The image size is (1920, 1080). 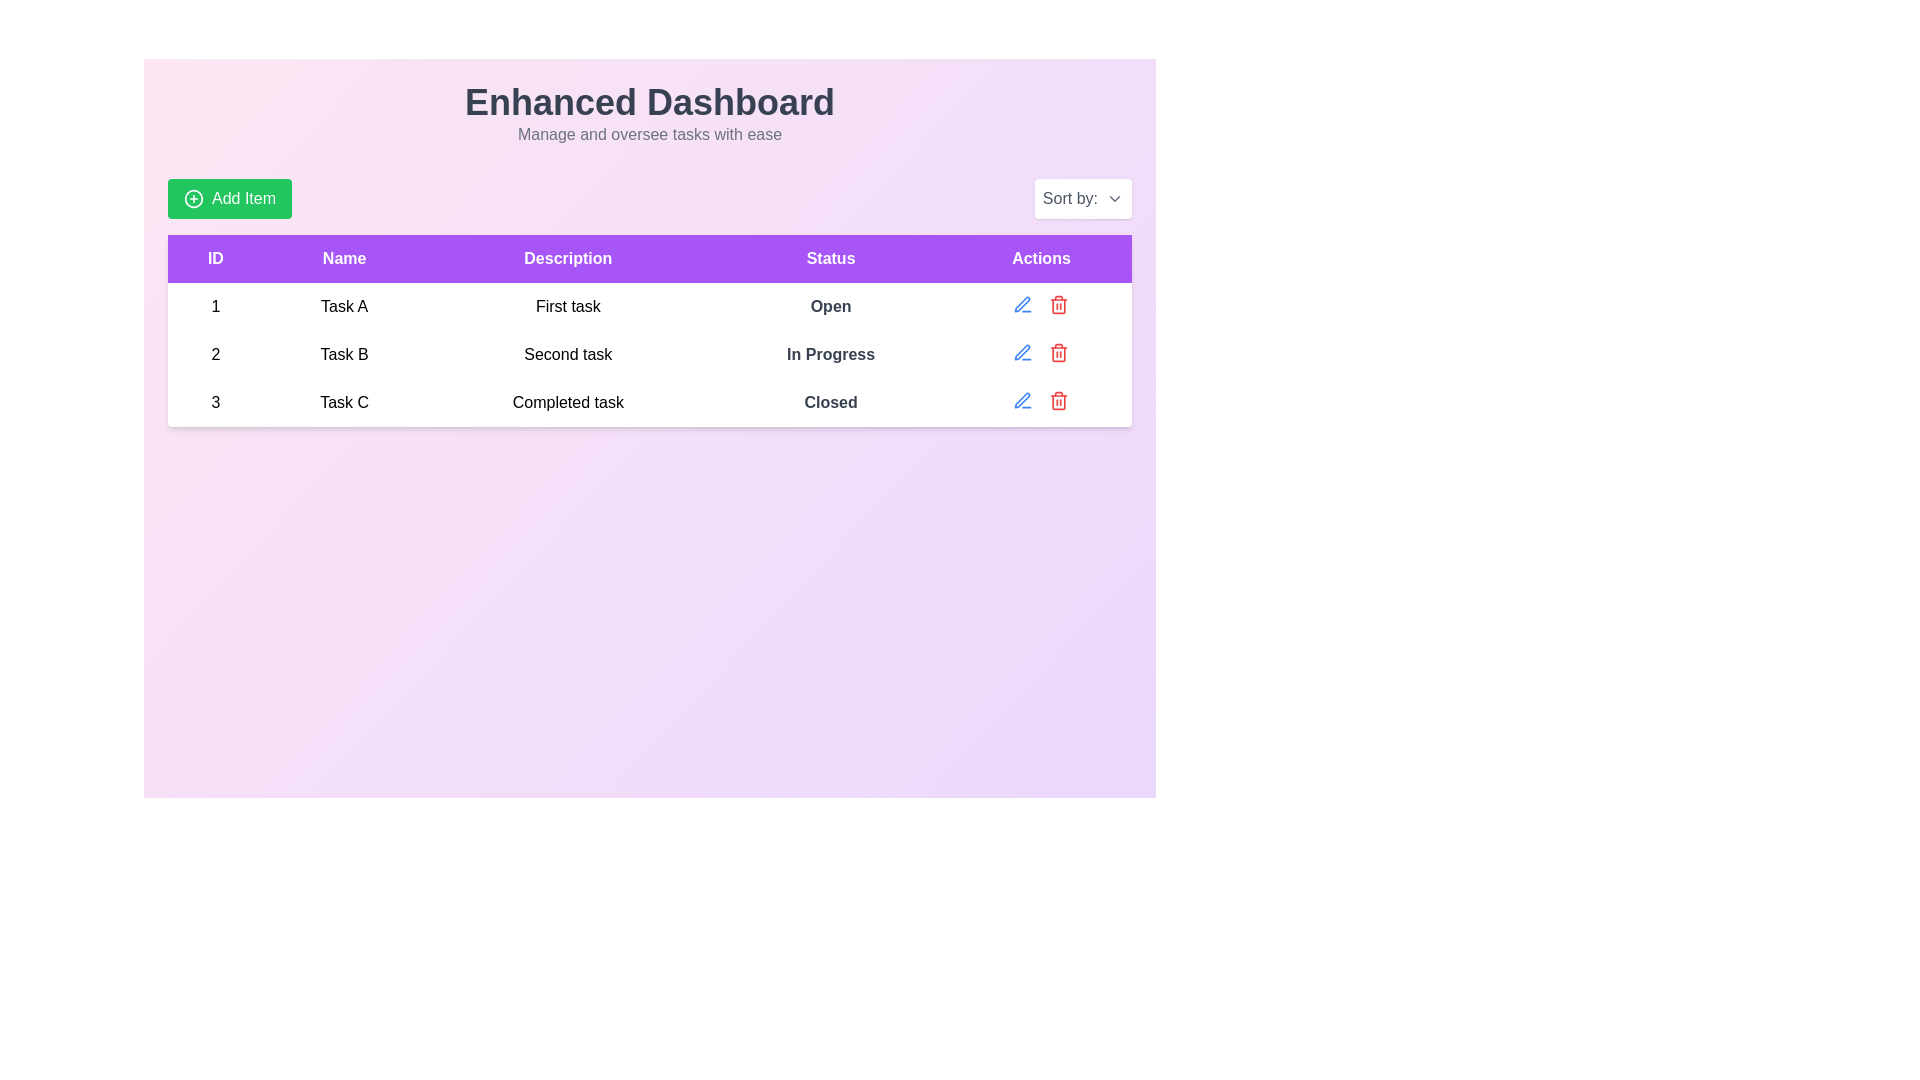 I want to click on the Header with subtitle that introduces the content below it, providing context to the dashboard environment, so click(x=649, y=115).